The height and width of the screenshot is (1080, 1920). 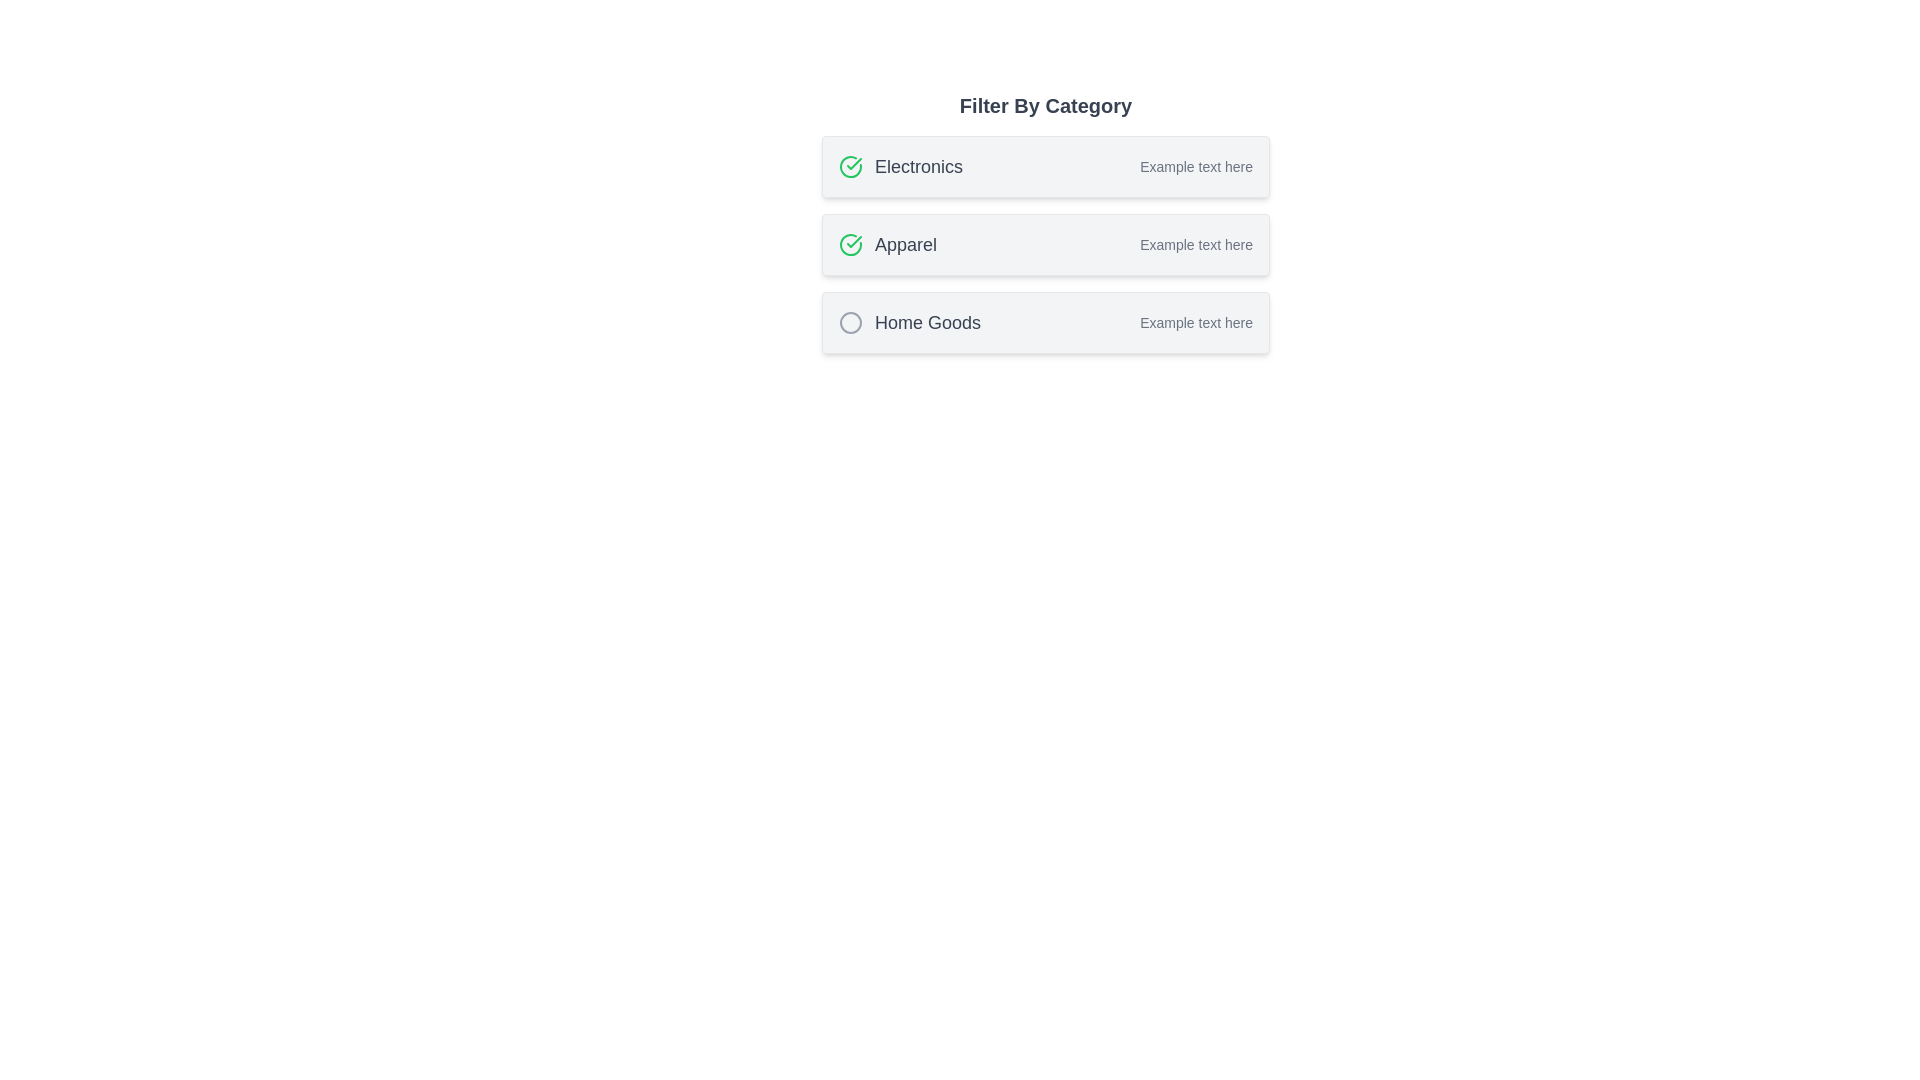 I want to click on the SVG circle element that is filled and has a stroke outline, located to the immediate left of the 'Home Goods' label, so click(x=850, y=322).